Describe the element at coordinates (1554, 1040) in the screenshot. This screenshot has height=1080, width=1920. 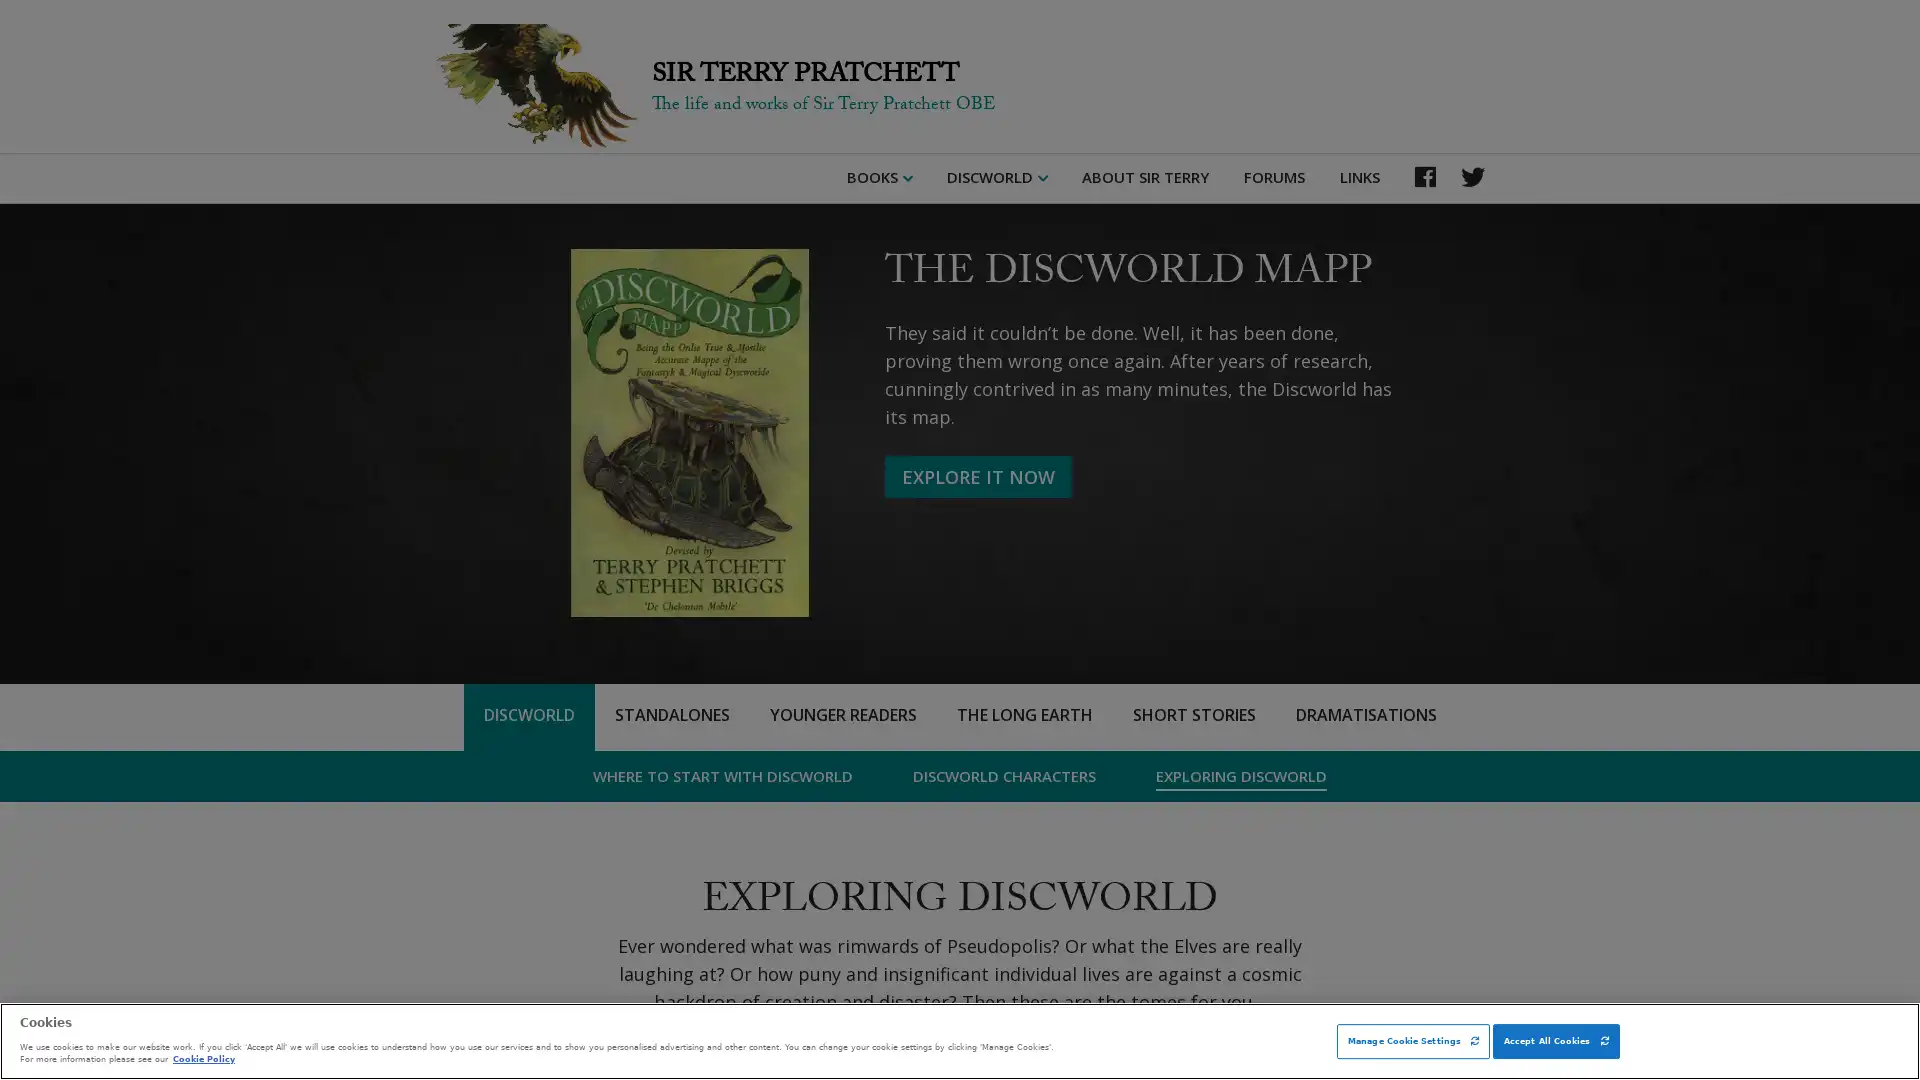
I see `Accept All Cookies` at that location.